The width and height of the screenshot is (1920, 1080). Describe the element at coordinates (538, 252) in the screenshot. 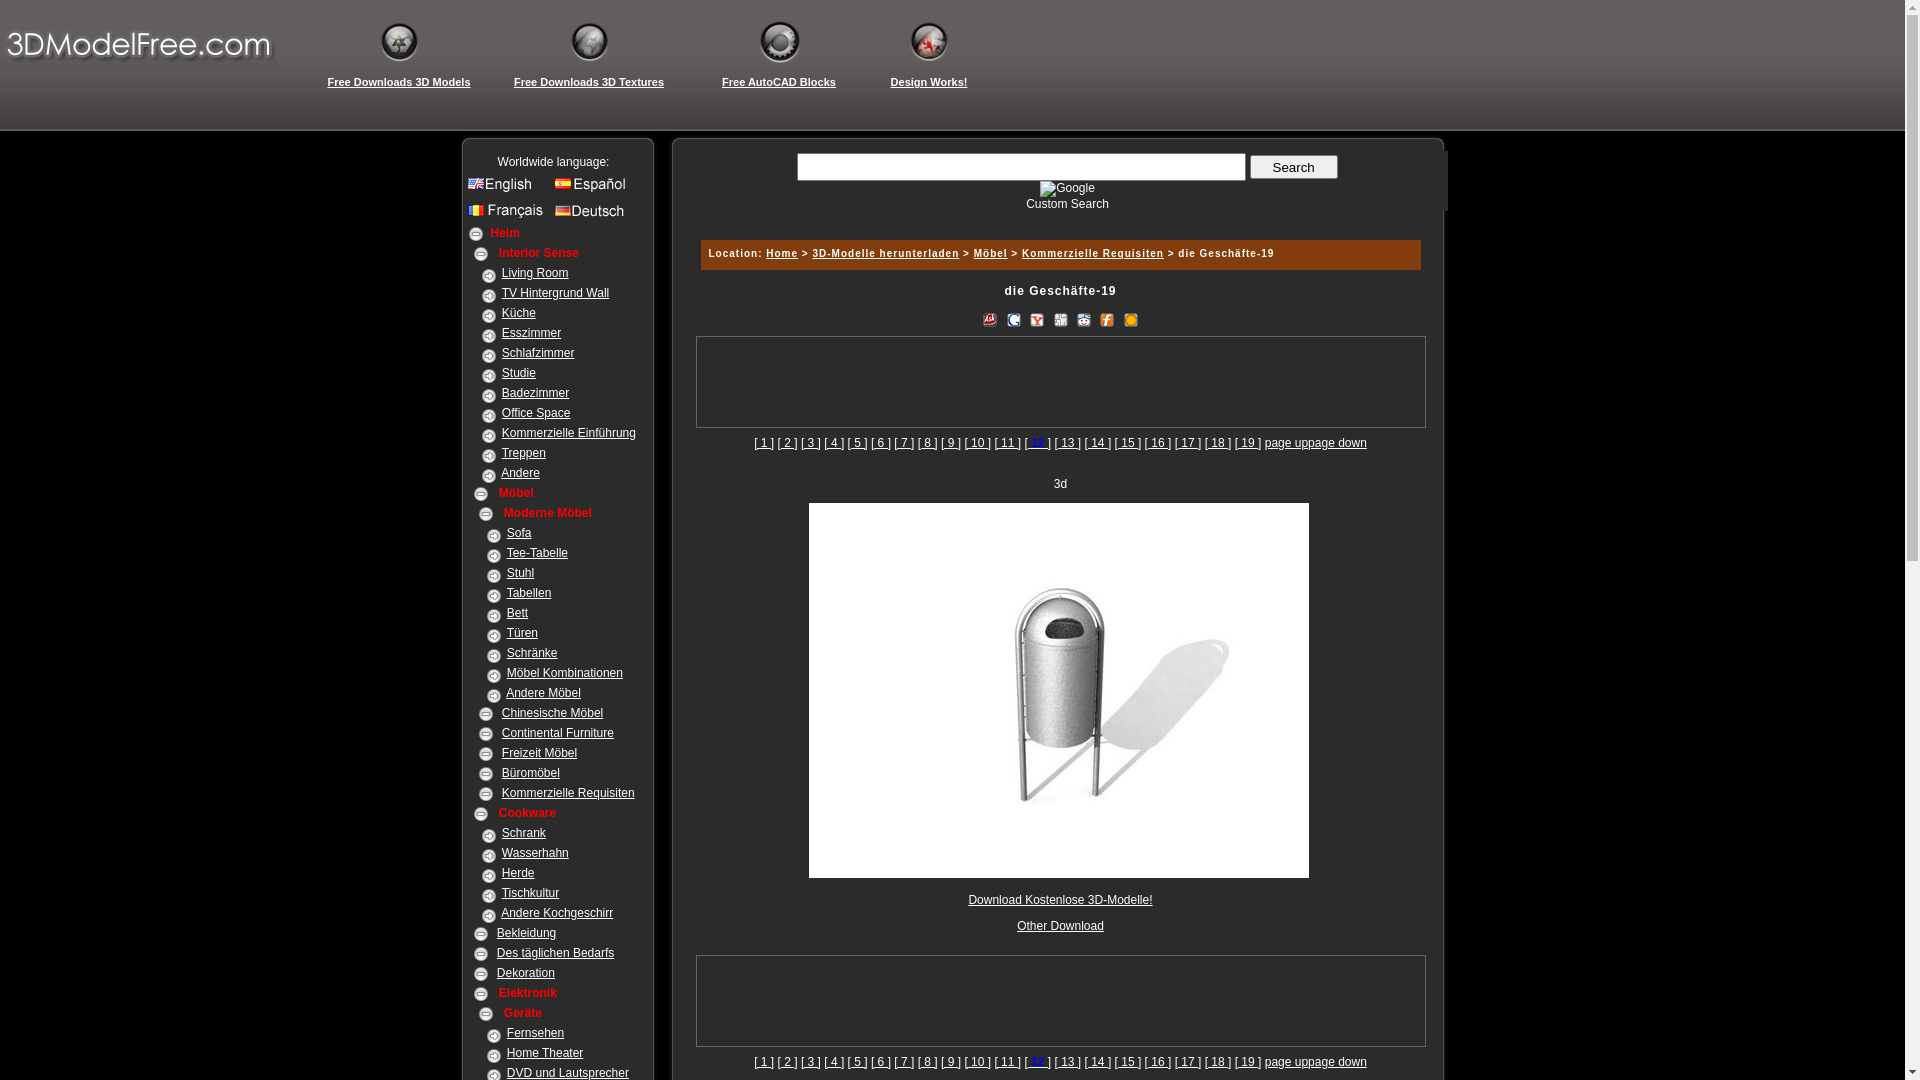

I see `'Interior Sense'` at that location.